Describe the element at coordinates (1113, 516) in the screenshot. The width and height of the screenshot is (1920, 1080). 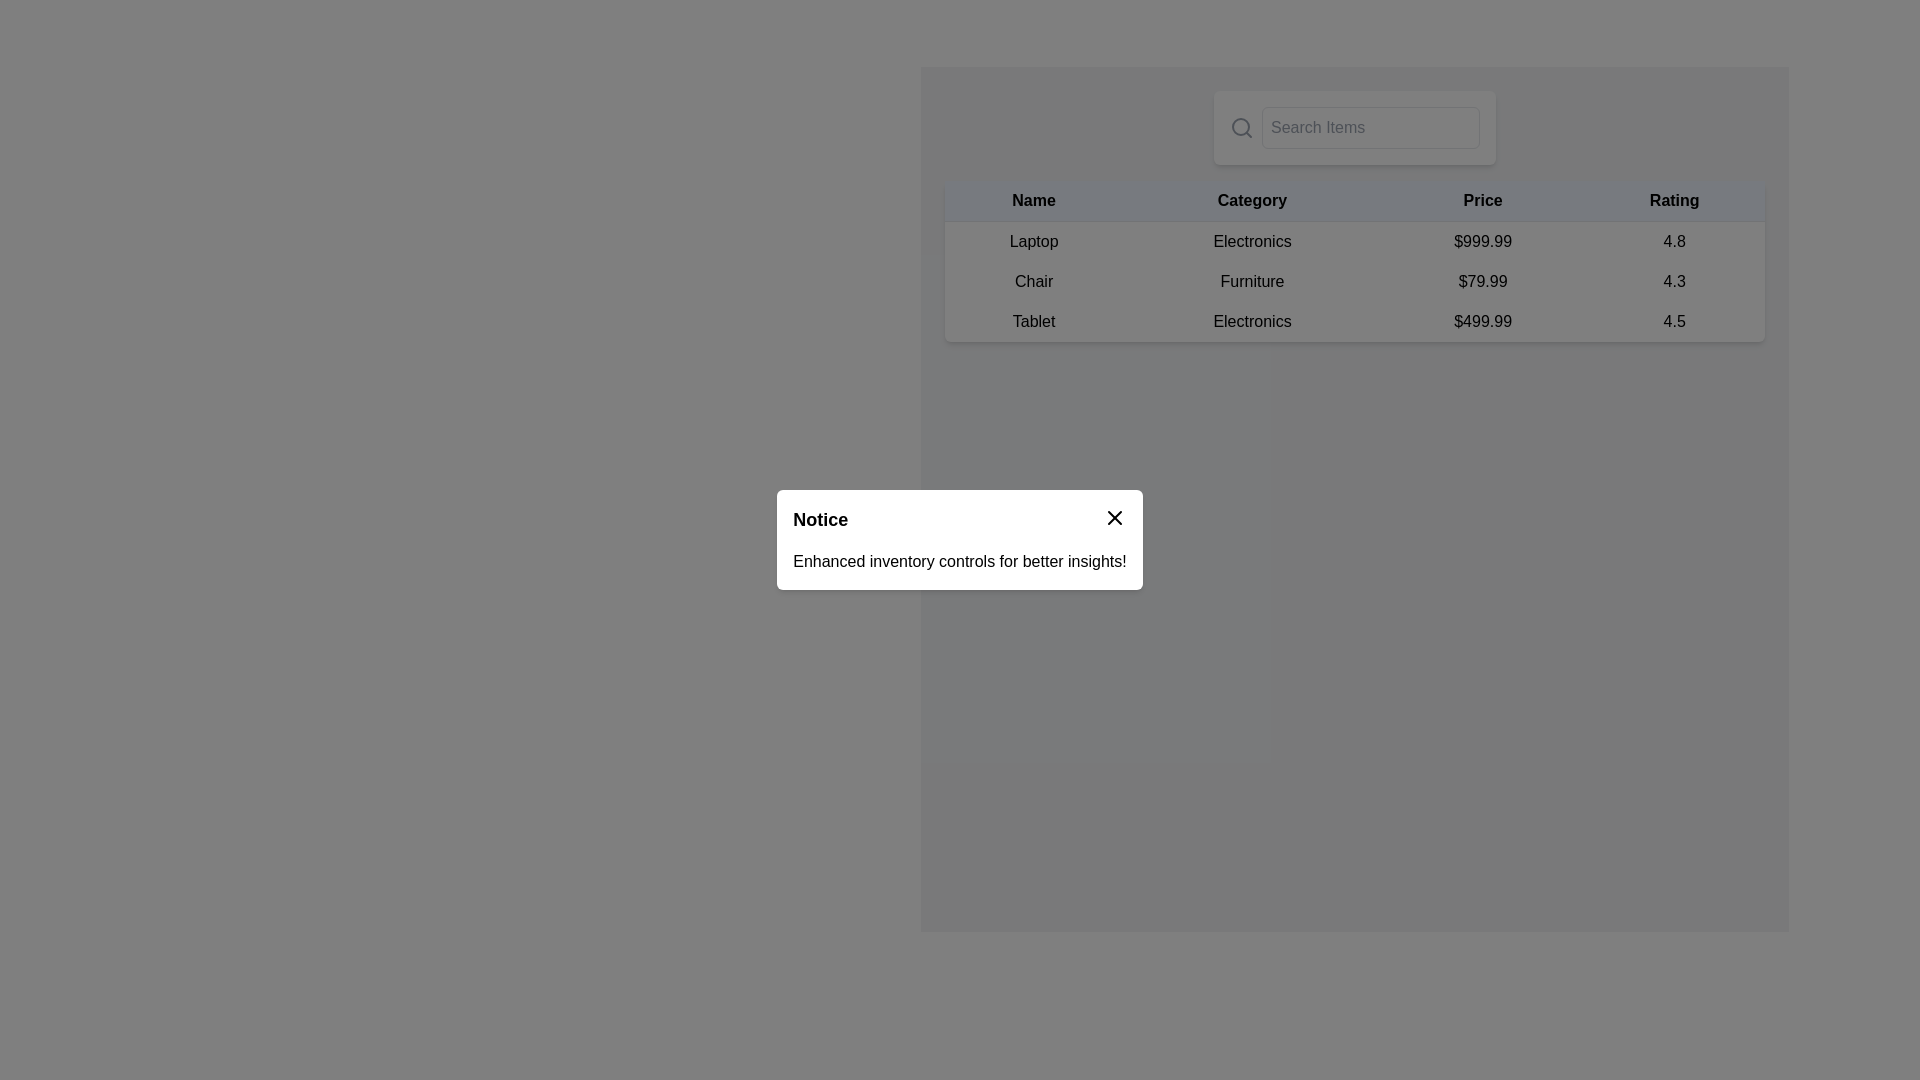
I see `the Close Icon at the top-right corner of the 'Notice' modal` at that location.